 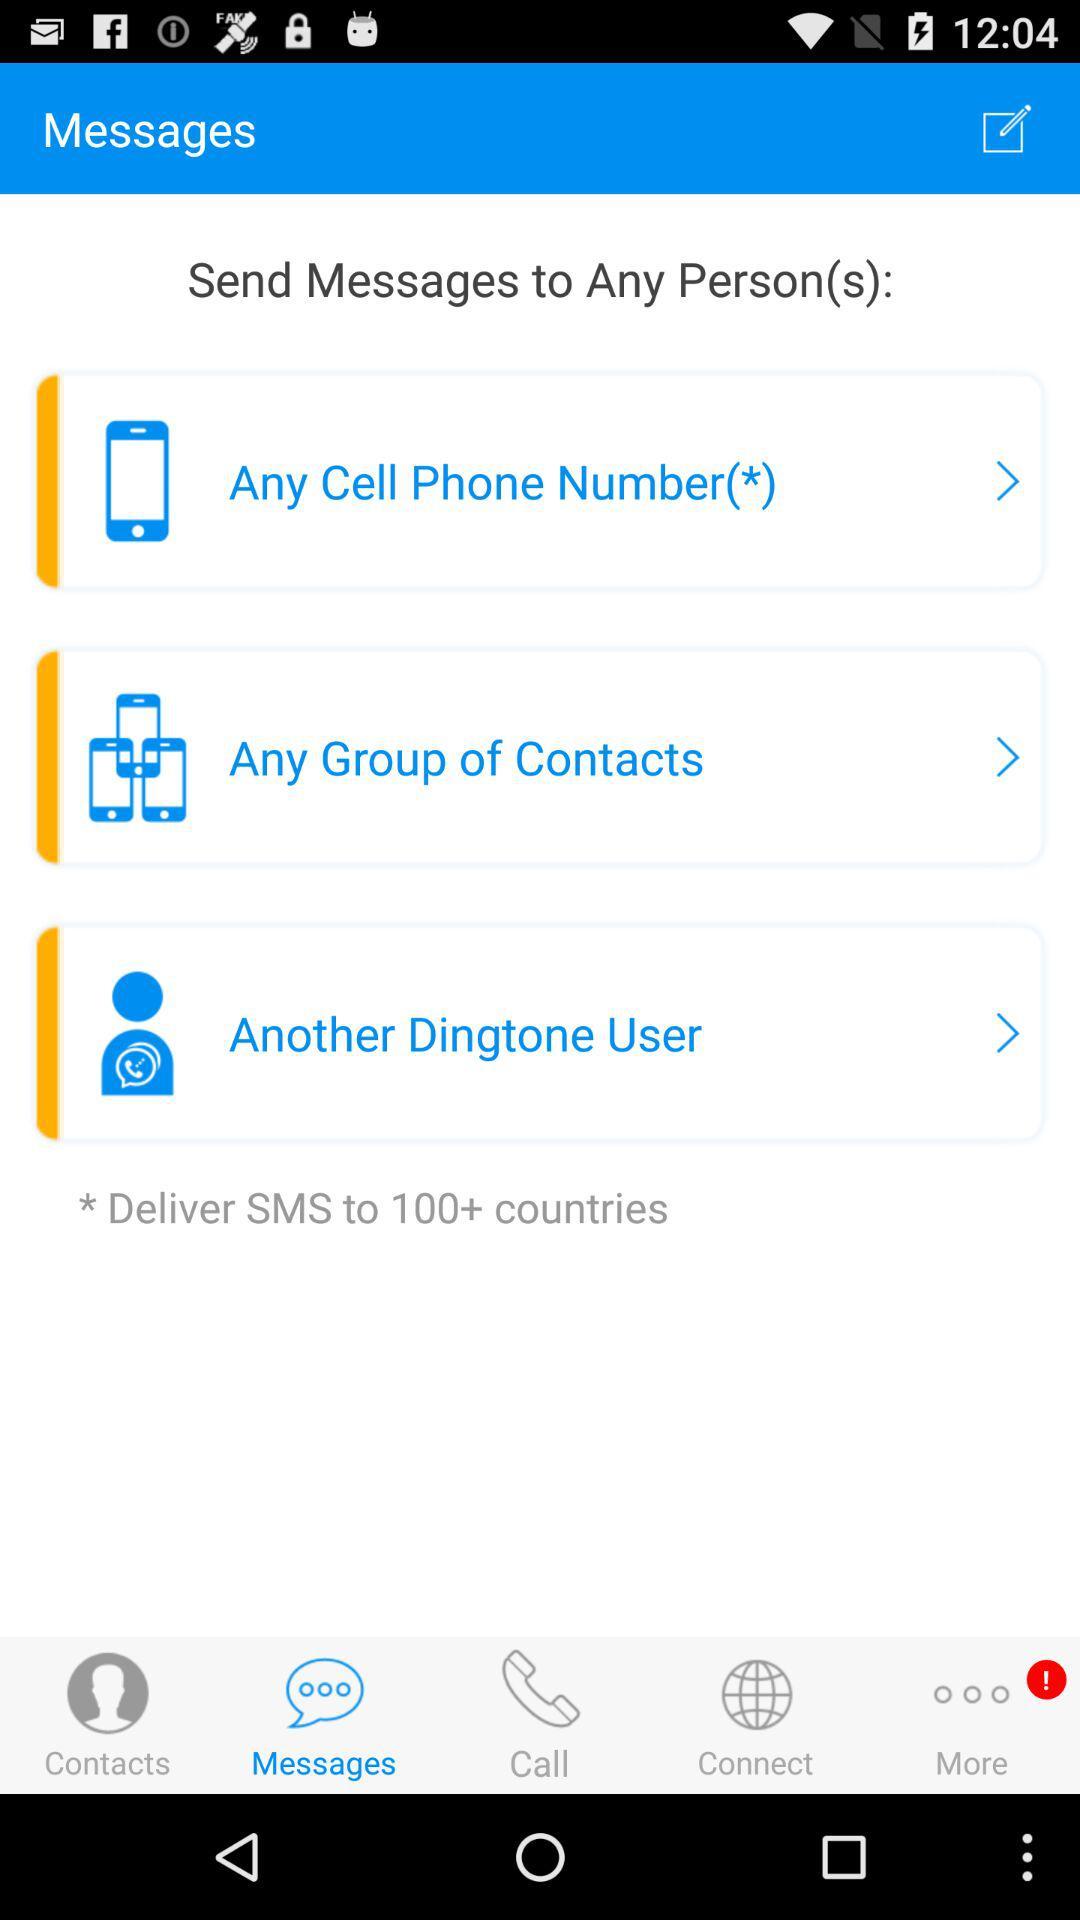 I want to click on the app next to the messages item, so click(x=1007, y=127).